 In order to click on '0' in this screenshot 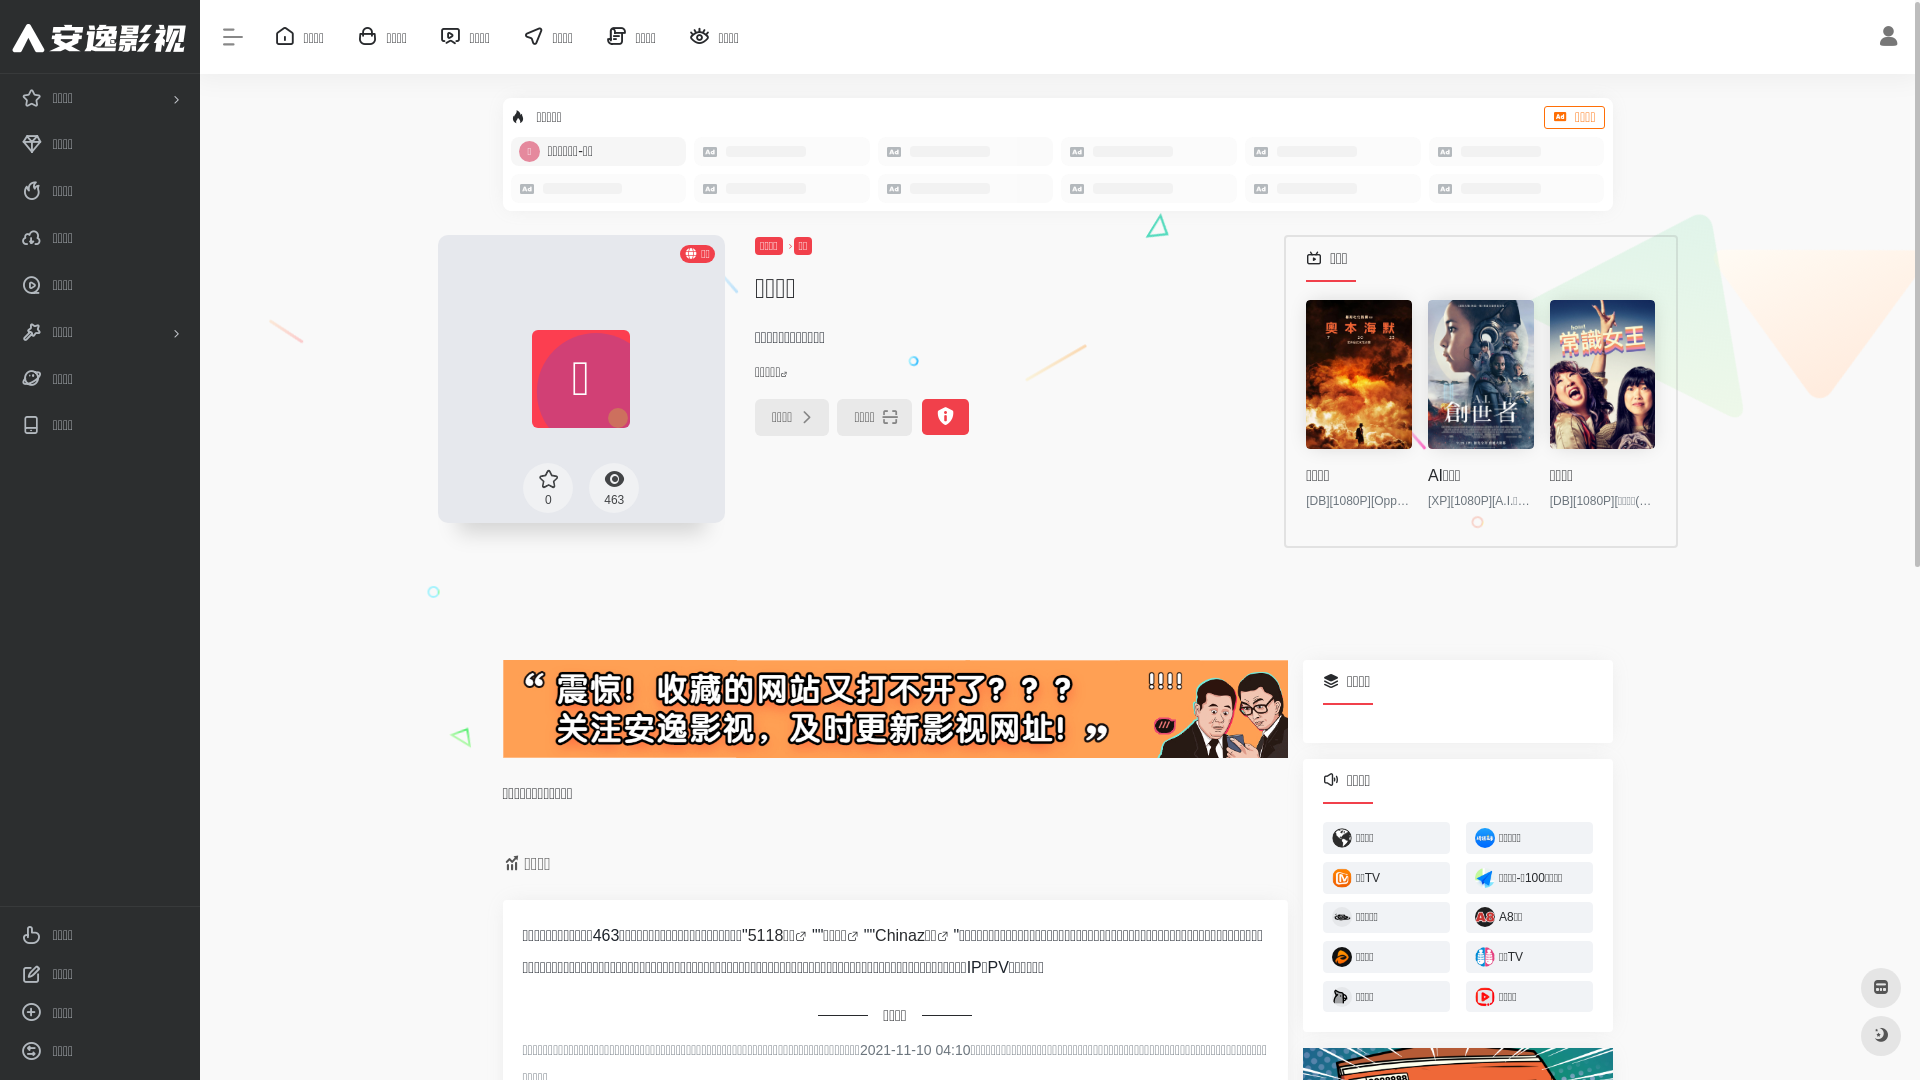, I will do `click(547, 486)`.